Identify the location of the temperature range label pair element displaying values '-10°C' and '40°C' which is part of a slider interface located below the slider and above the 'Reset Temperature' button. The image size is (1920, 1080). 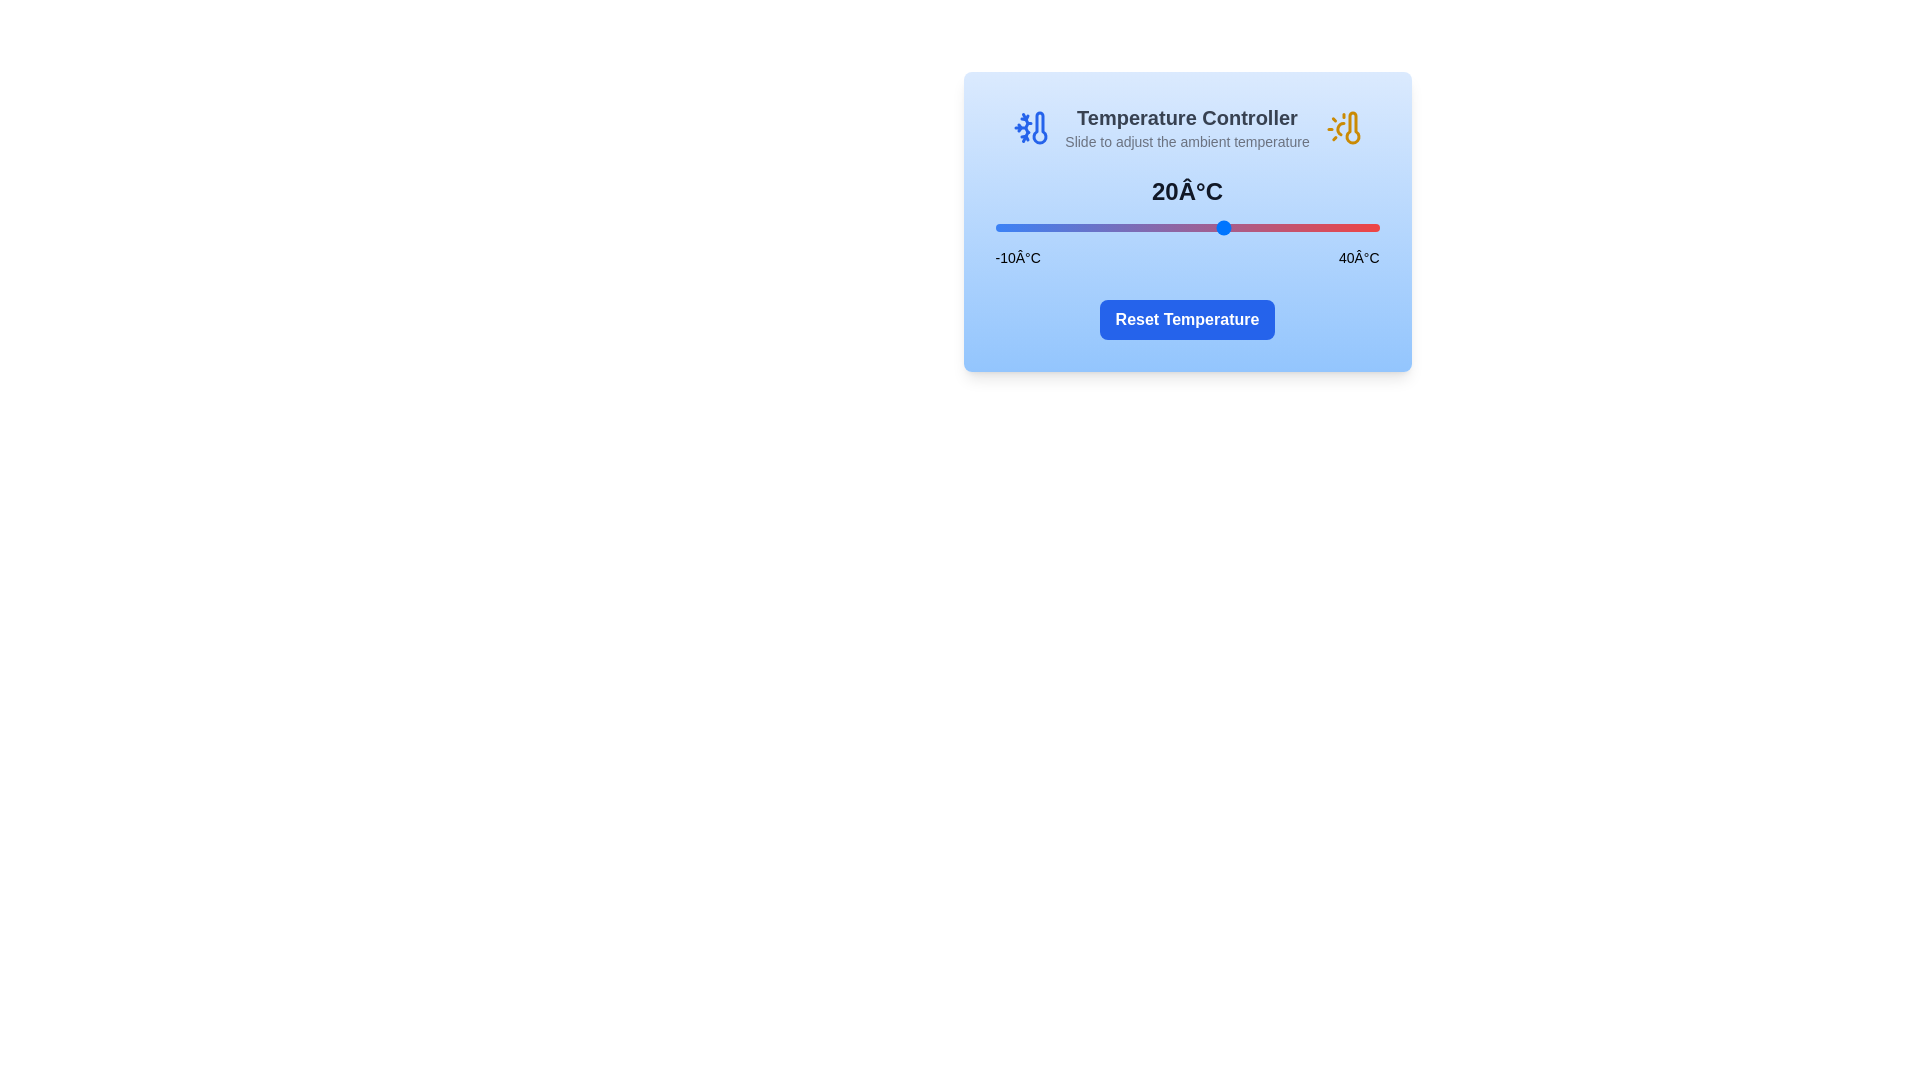
(1187, 257).